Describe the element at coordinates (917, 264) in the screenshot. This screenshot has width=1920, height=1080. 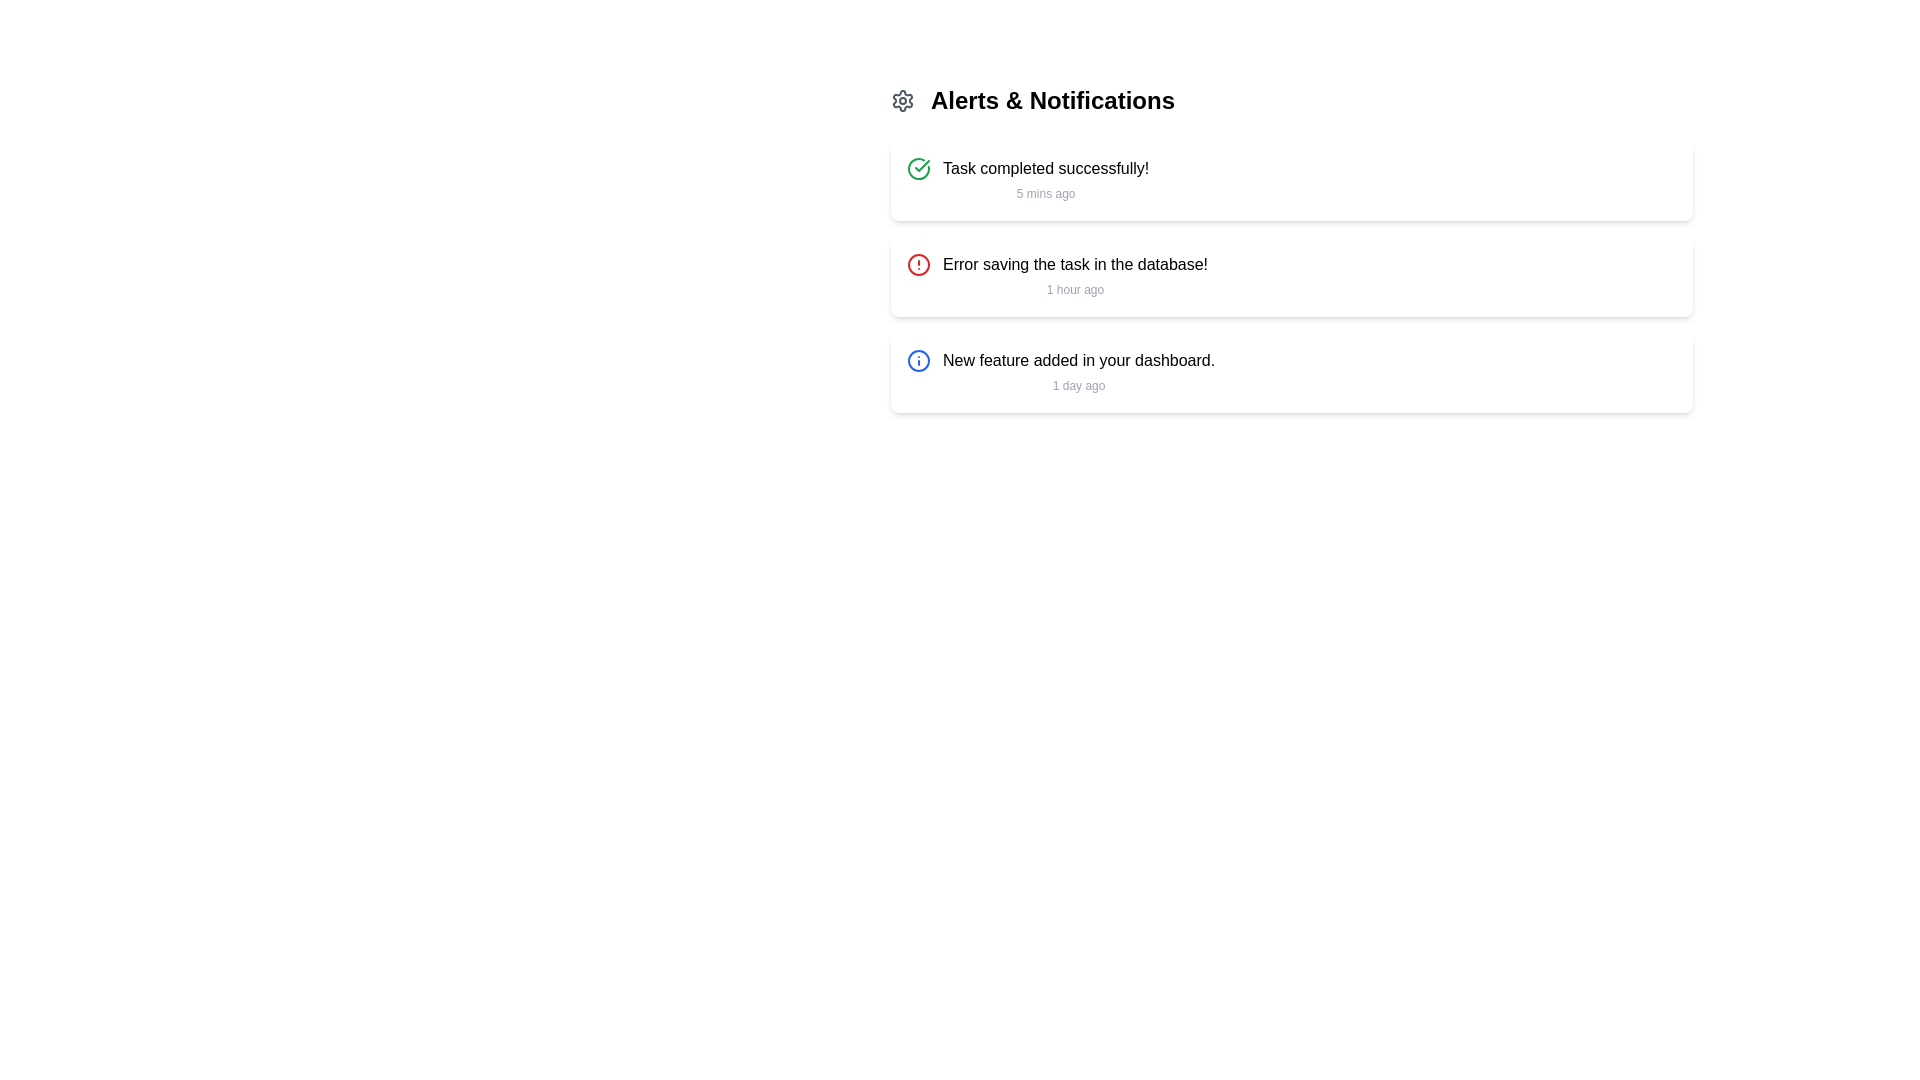
I see `the error alert icon located at the start of the second notification item in the 'Alerts & Notifications' list` at that location.